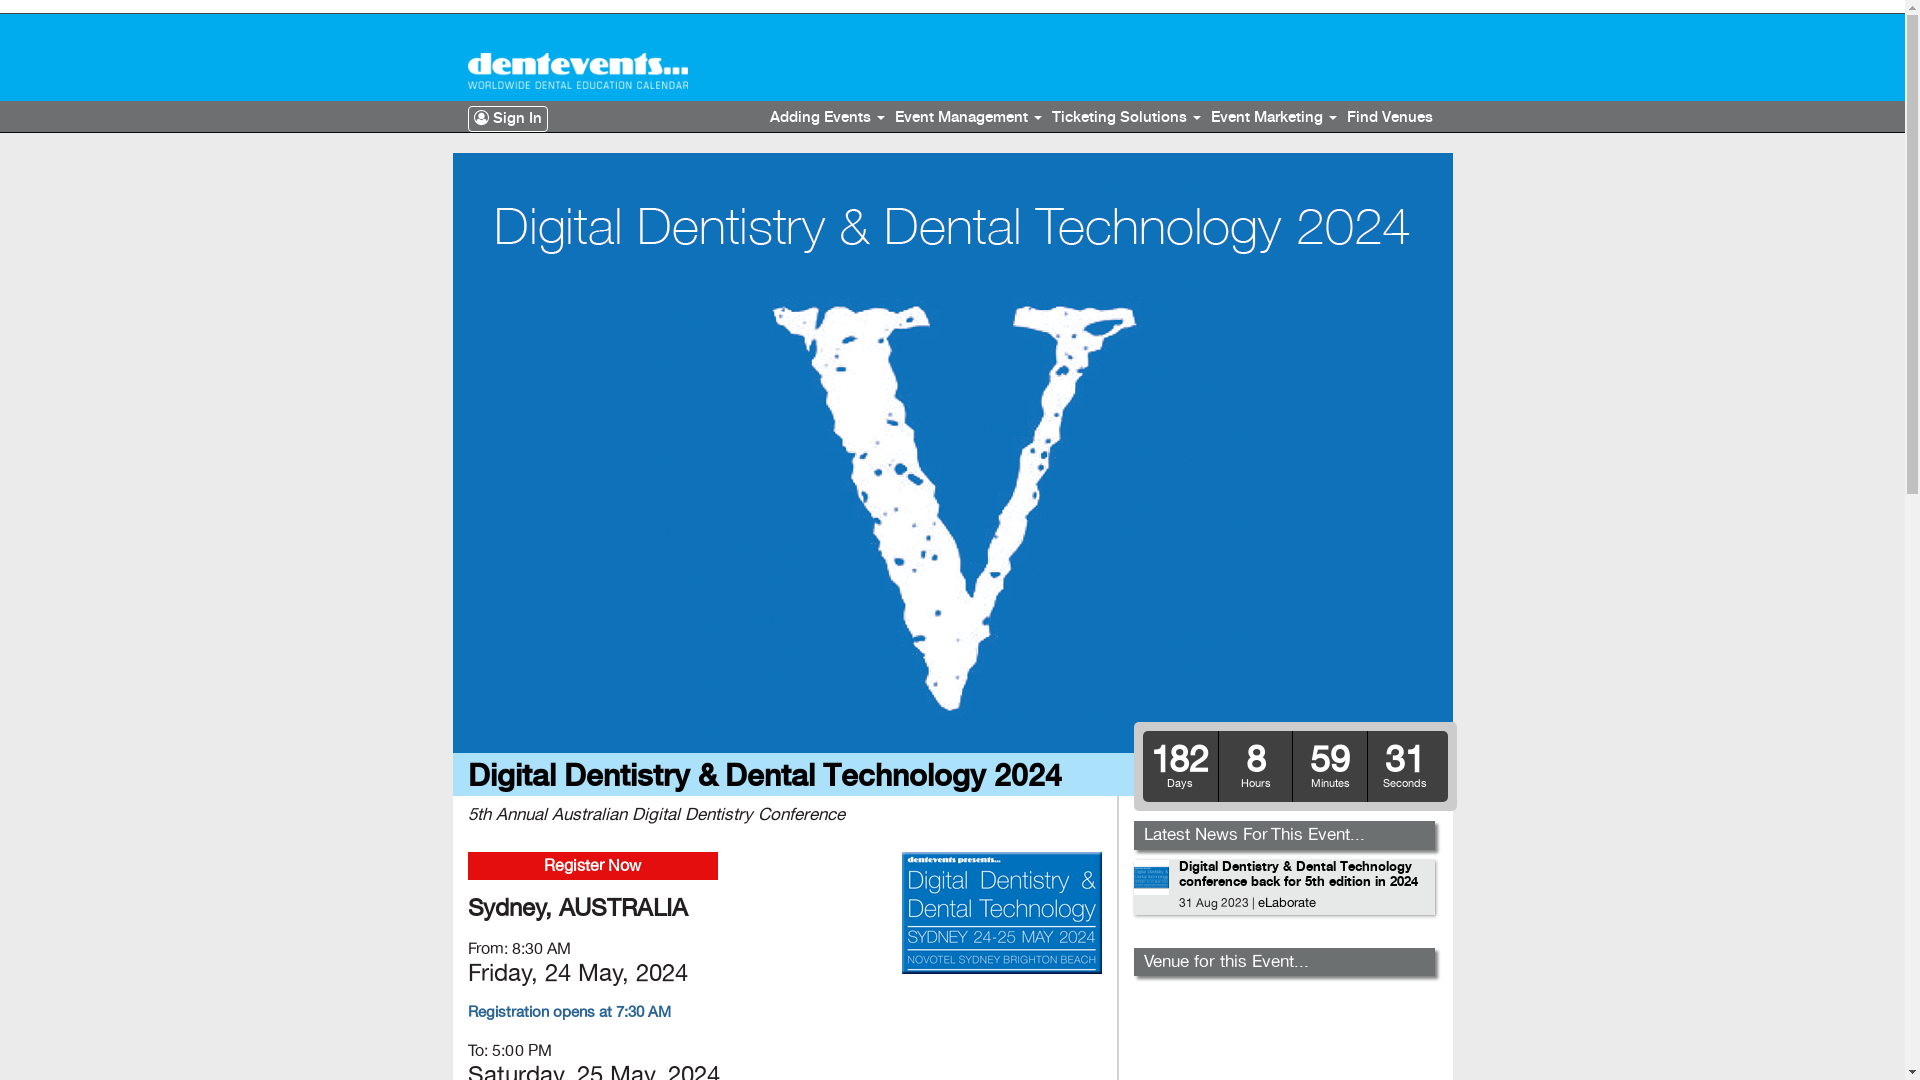  What do you see at coordinates (592, 865) in the screenshot?
I see `'Register Now'` at bounding box center [592, 865].